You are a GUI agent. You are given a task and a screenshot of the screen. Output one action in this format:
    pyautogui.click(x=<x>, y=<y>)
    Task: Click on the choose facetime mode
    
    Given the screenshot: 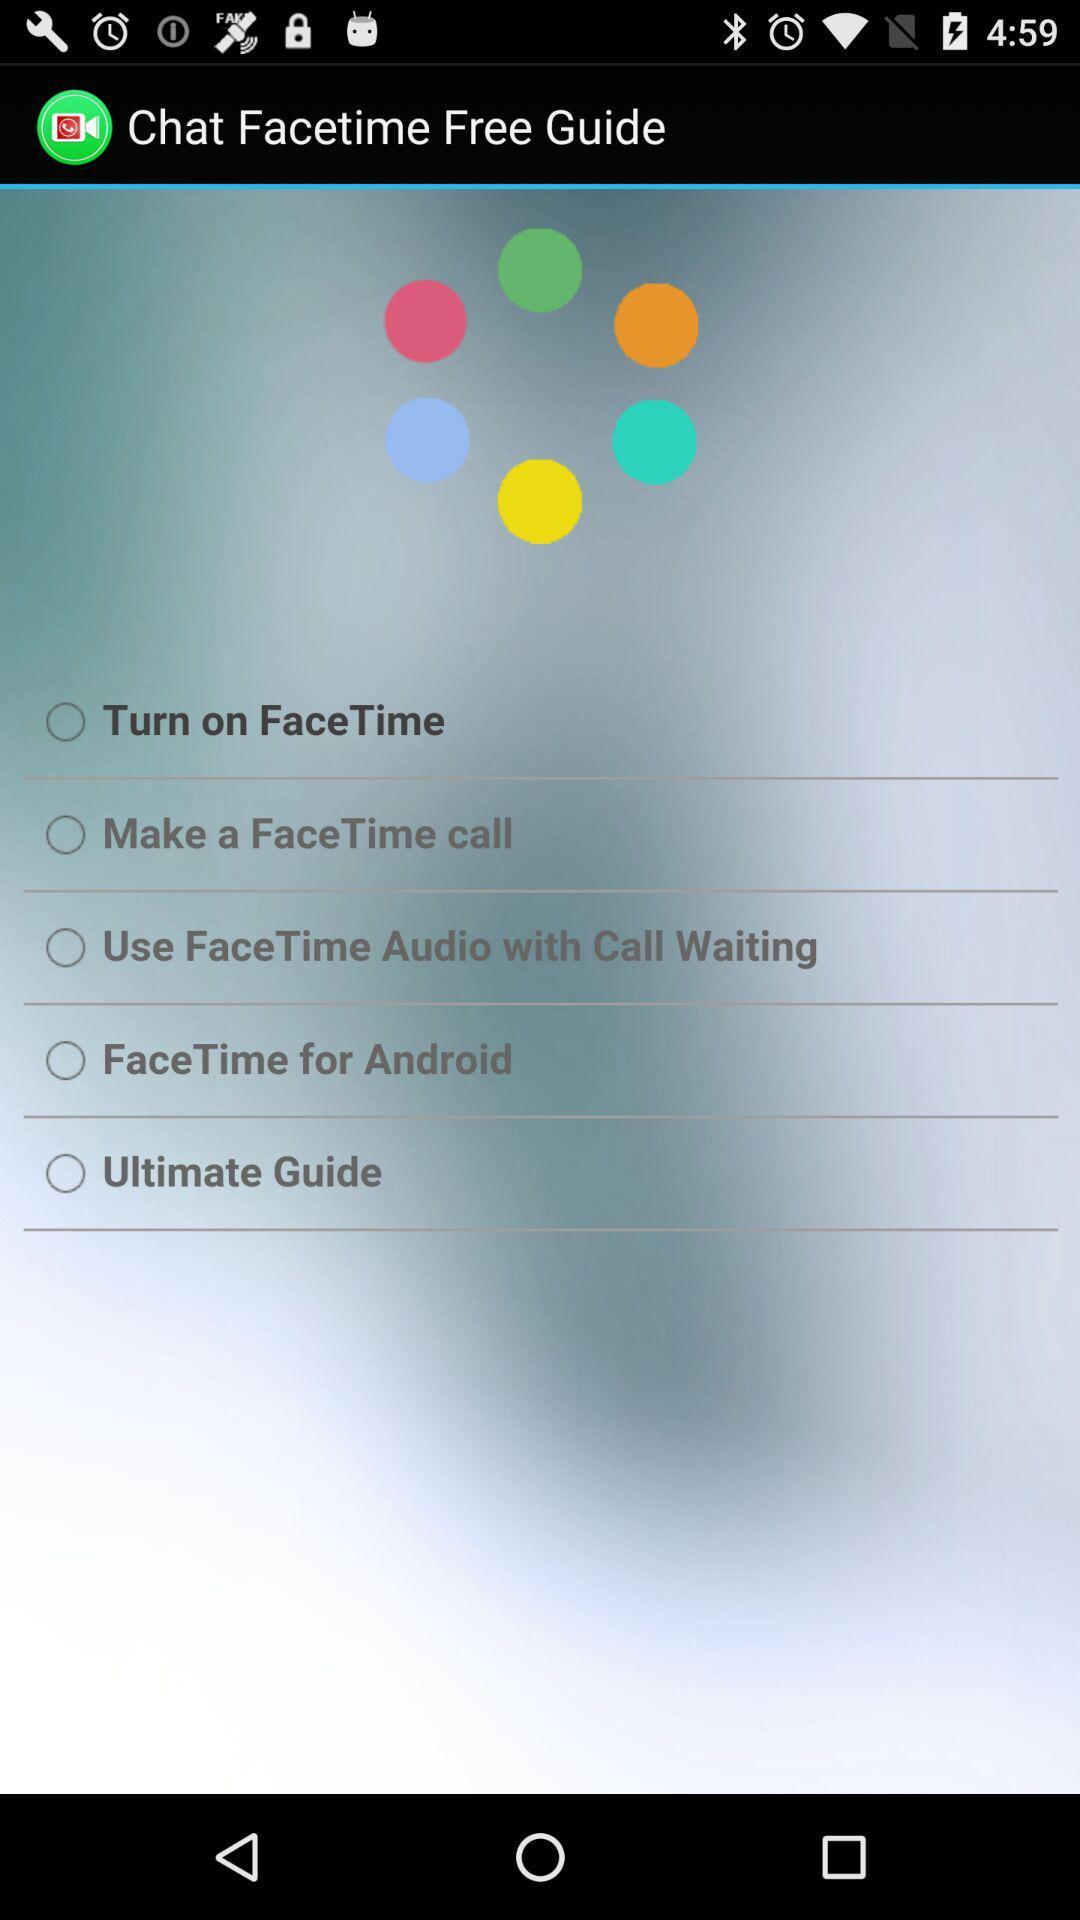 What is the action you would take?
    pyautogui.click(x=540, y=991)
    